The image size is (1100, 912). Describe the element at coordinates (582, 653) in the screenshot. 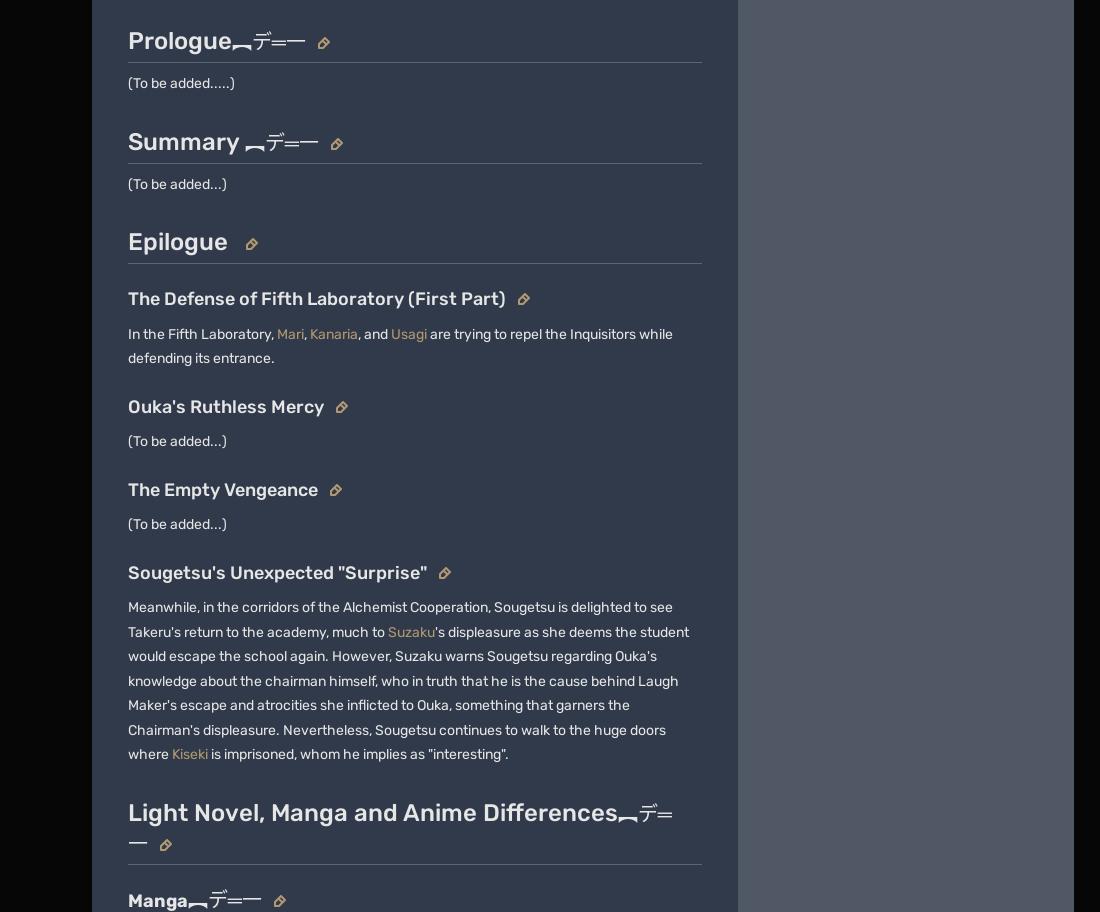

I see `'View Mobile Site'` at that location.